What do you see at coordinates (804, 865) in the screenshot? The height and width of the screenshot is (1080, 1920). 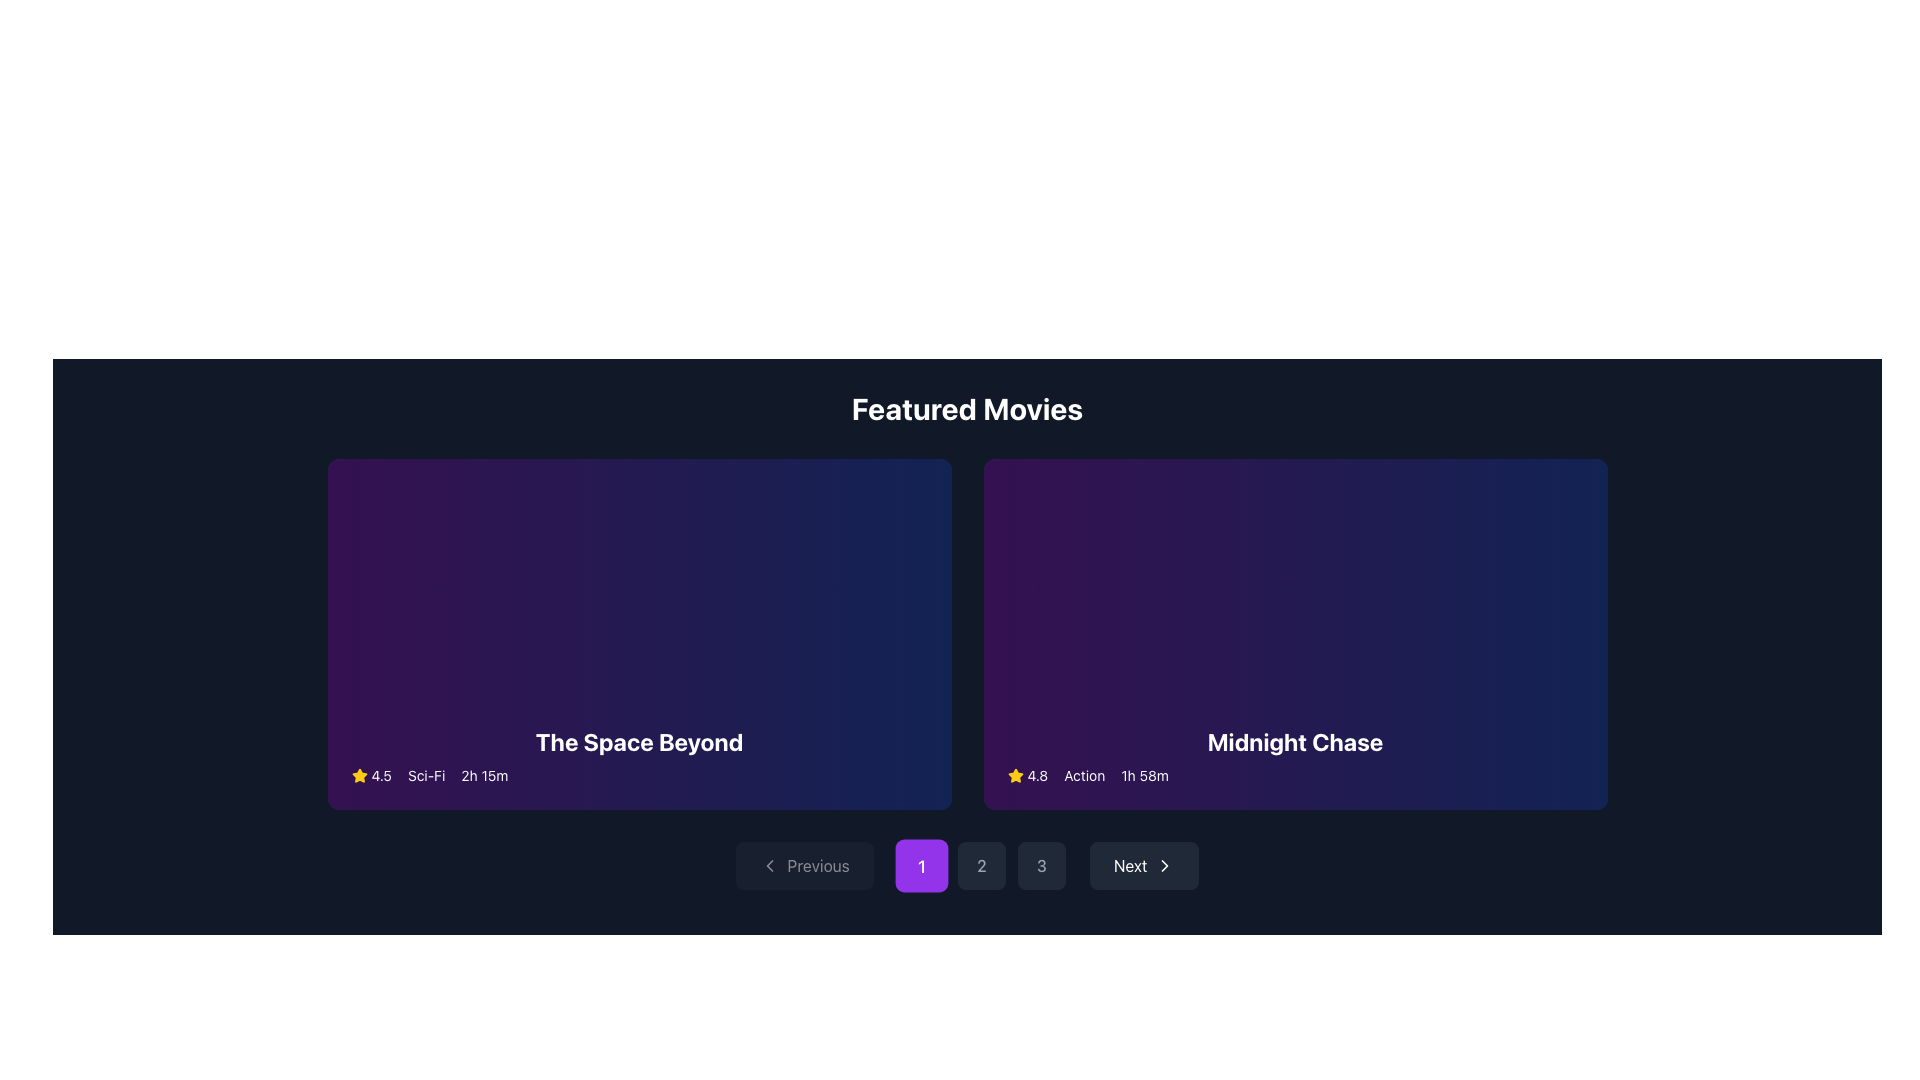 I see `the 'Previous' button, a rectangular button with a dark background and white text, located in the bottom navigation bar` at bounding box center [804, 865].